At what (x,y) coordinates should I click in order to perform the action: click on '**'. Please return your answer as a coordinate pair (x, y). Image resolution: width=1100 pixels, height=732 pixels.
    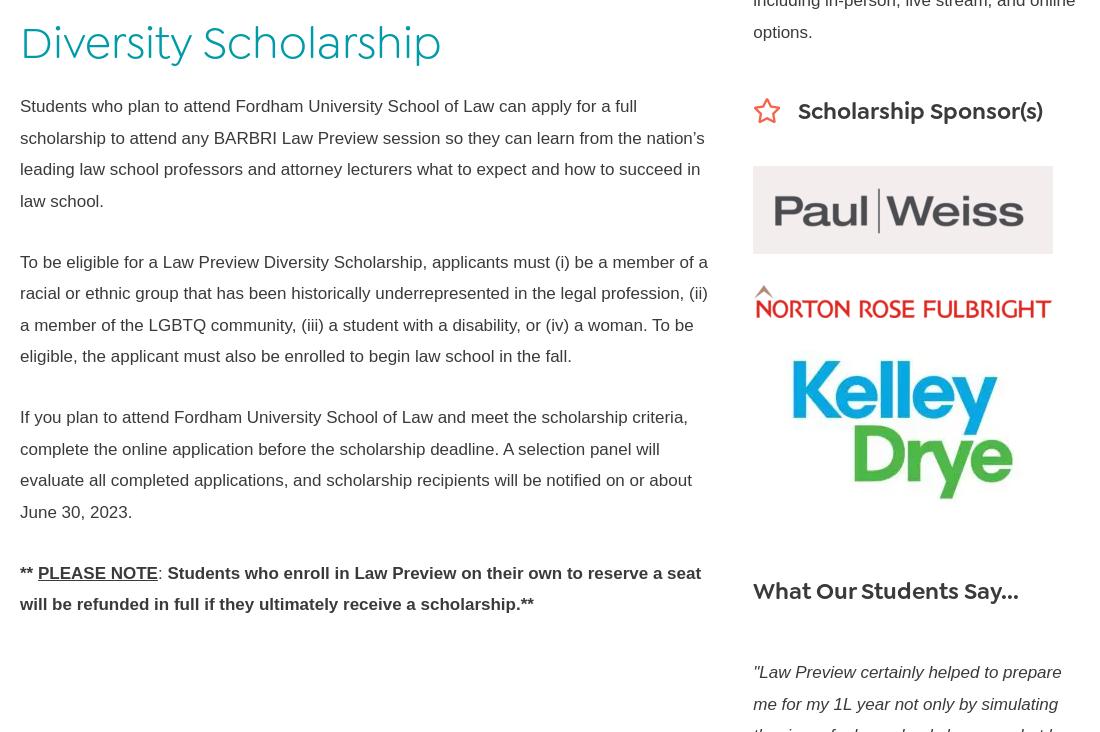
    Looking at the image, I should click on (27, 571).